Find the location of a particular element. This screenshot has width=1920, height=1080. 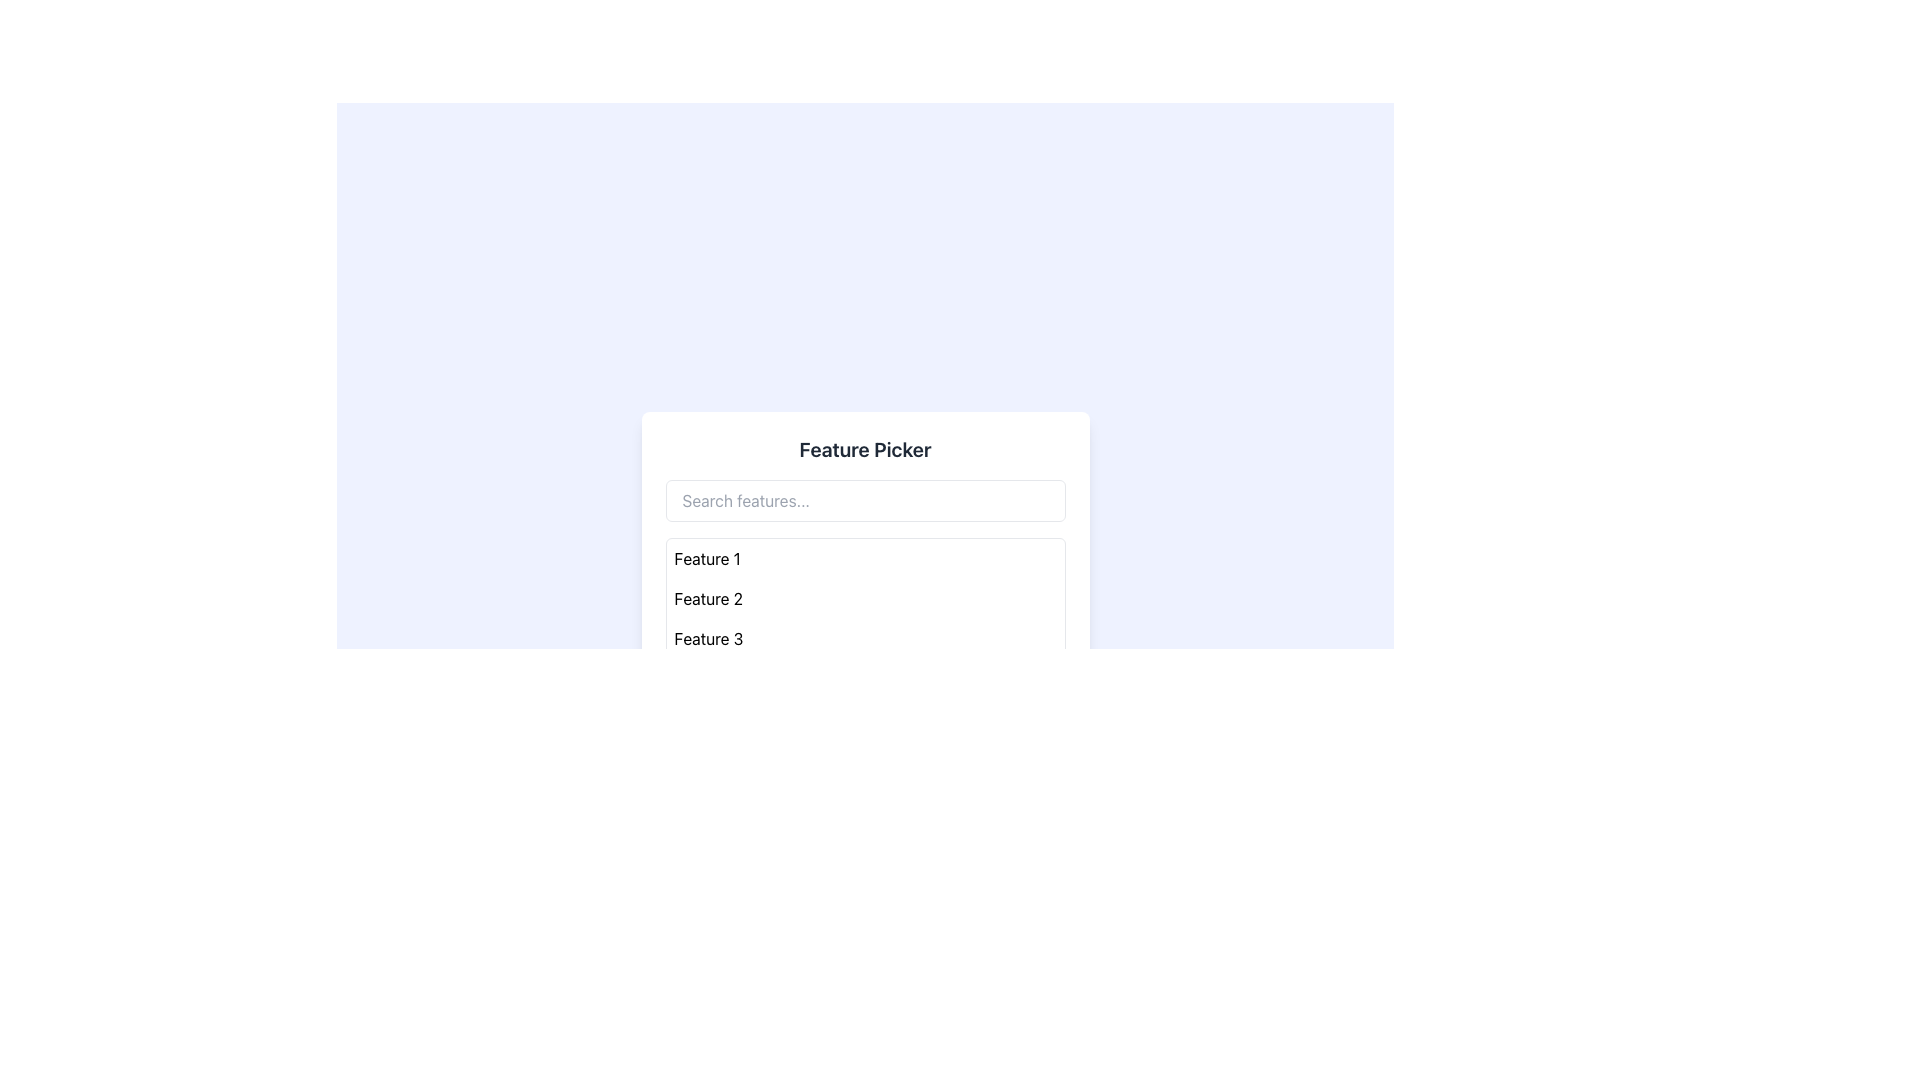

the third text label in the 'Feature Picker' panel is located at coordinates (709, 639).